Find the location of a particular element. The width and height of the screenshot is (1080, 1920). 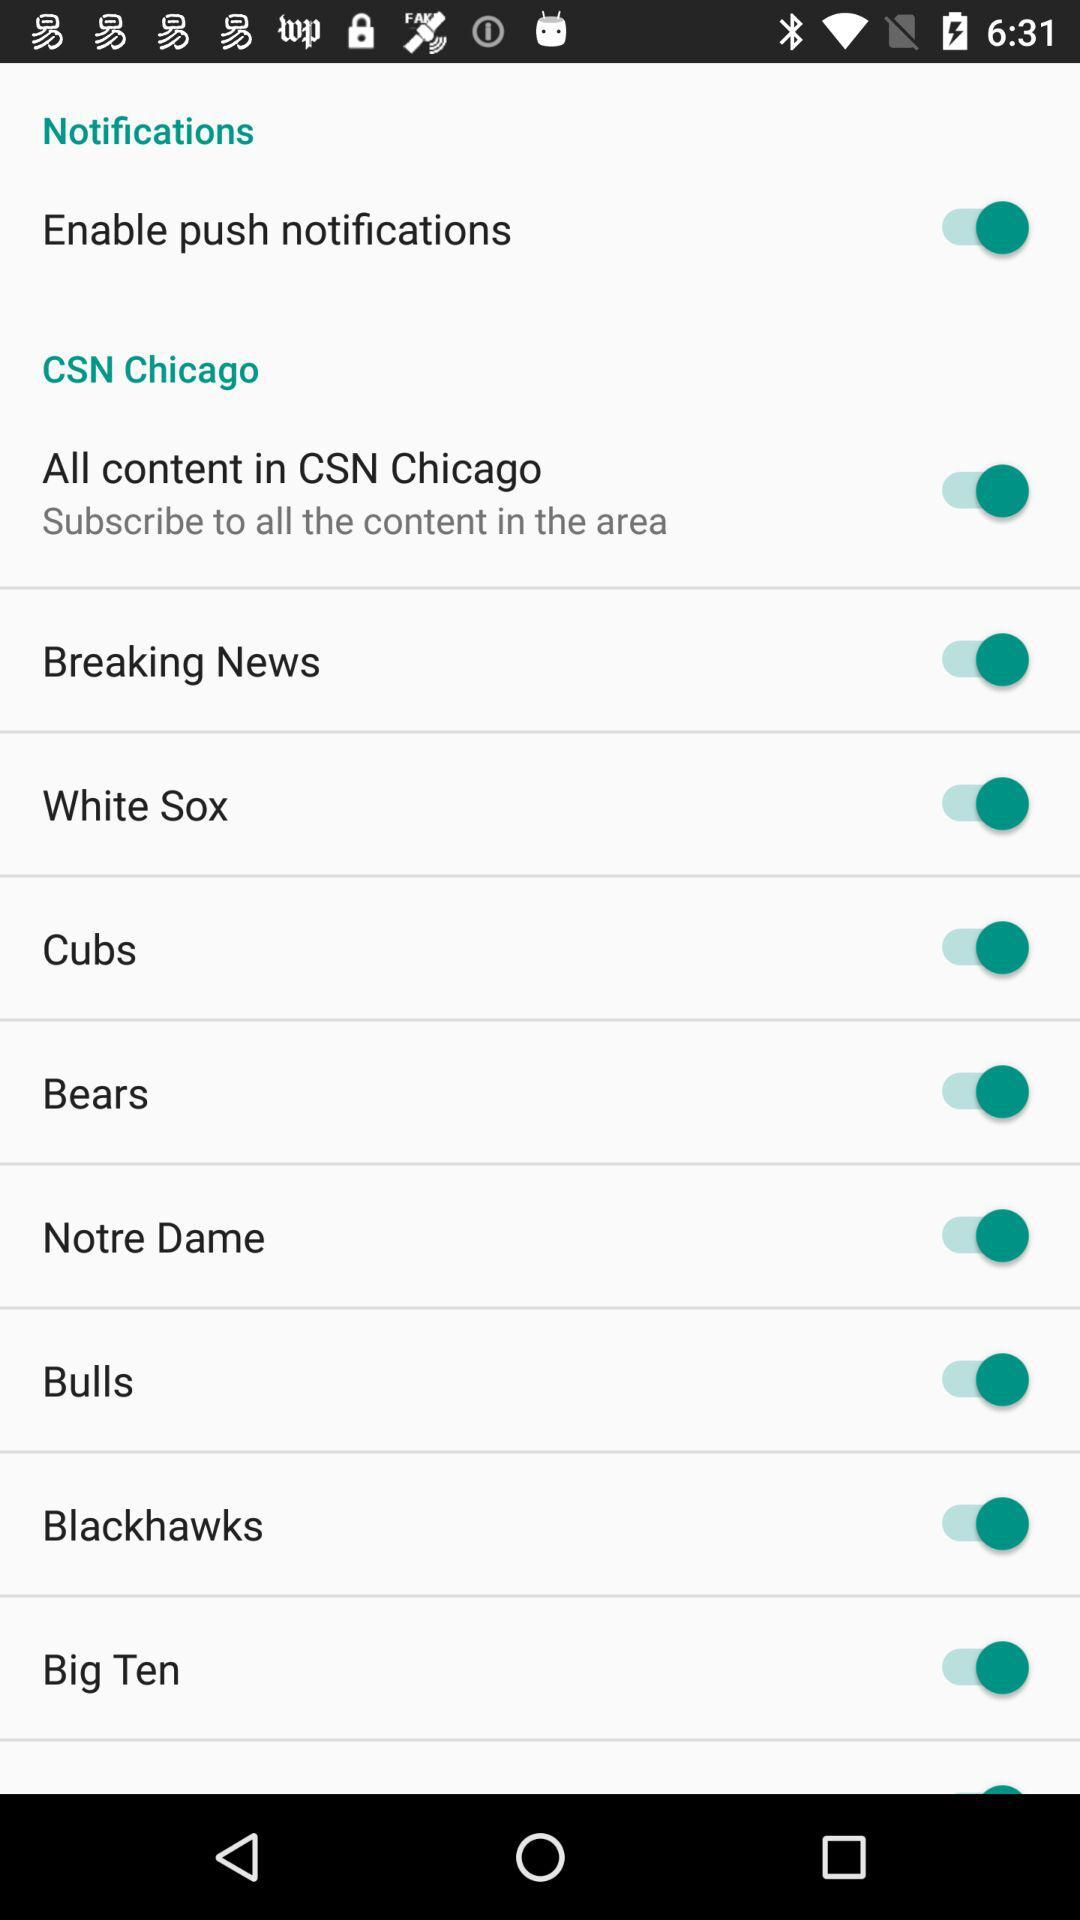

white sox item is located at coordinates (135, 804).